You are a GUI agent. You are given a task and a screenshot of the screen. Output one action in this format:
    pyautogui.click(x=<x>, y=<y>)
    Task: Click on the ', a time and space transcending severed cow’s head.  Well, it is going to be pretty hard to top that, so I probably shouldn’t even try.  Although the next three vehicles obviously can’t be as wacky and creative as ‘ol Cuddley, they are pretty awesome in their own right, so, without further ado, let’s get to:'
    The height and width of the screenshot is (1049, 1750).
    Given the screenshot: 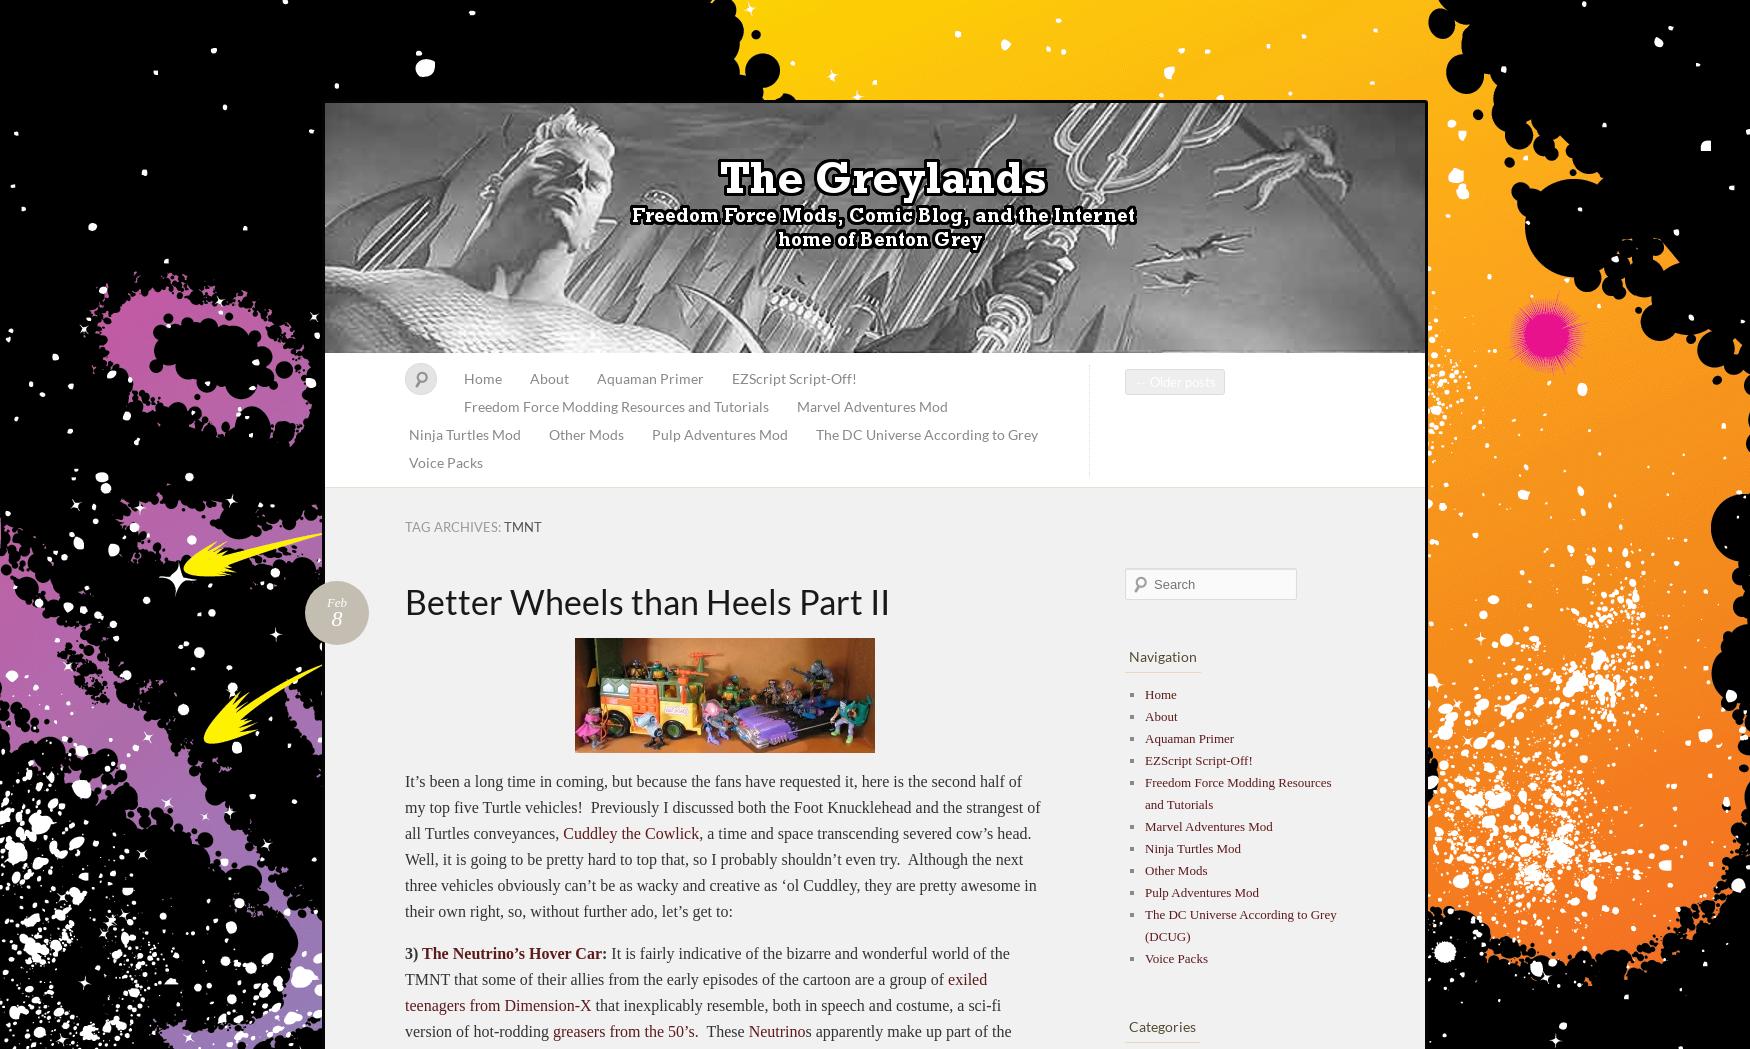 What is the action you would take?
    pyautogui.click(x=720, y=871)
    